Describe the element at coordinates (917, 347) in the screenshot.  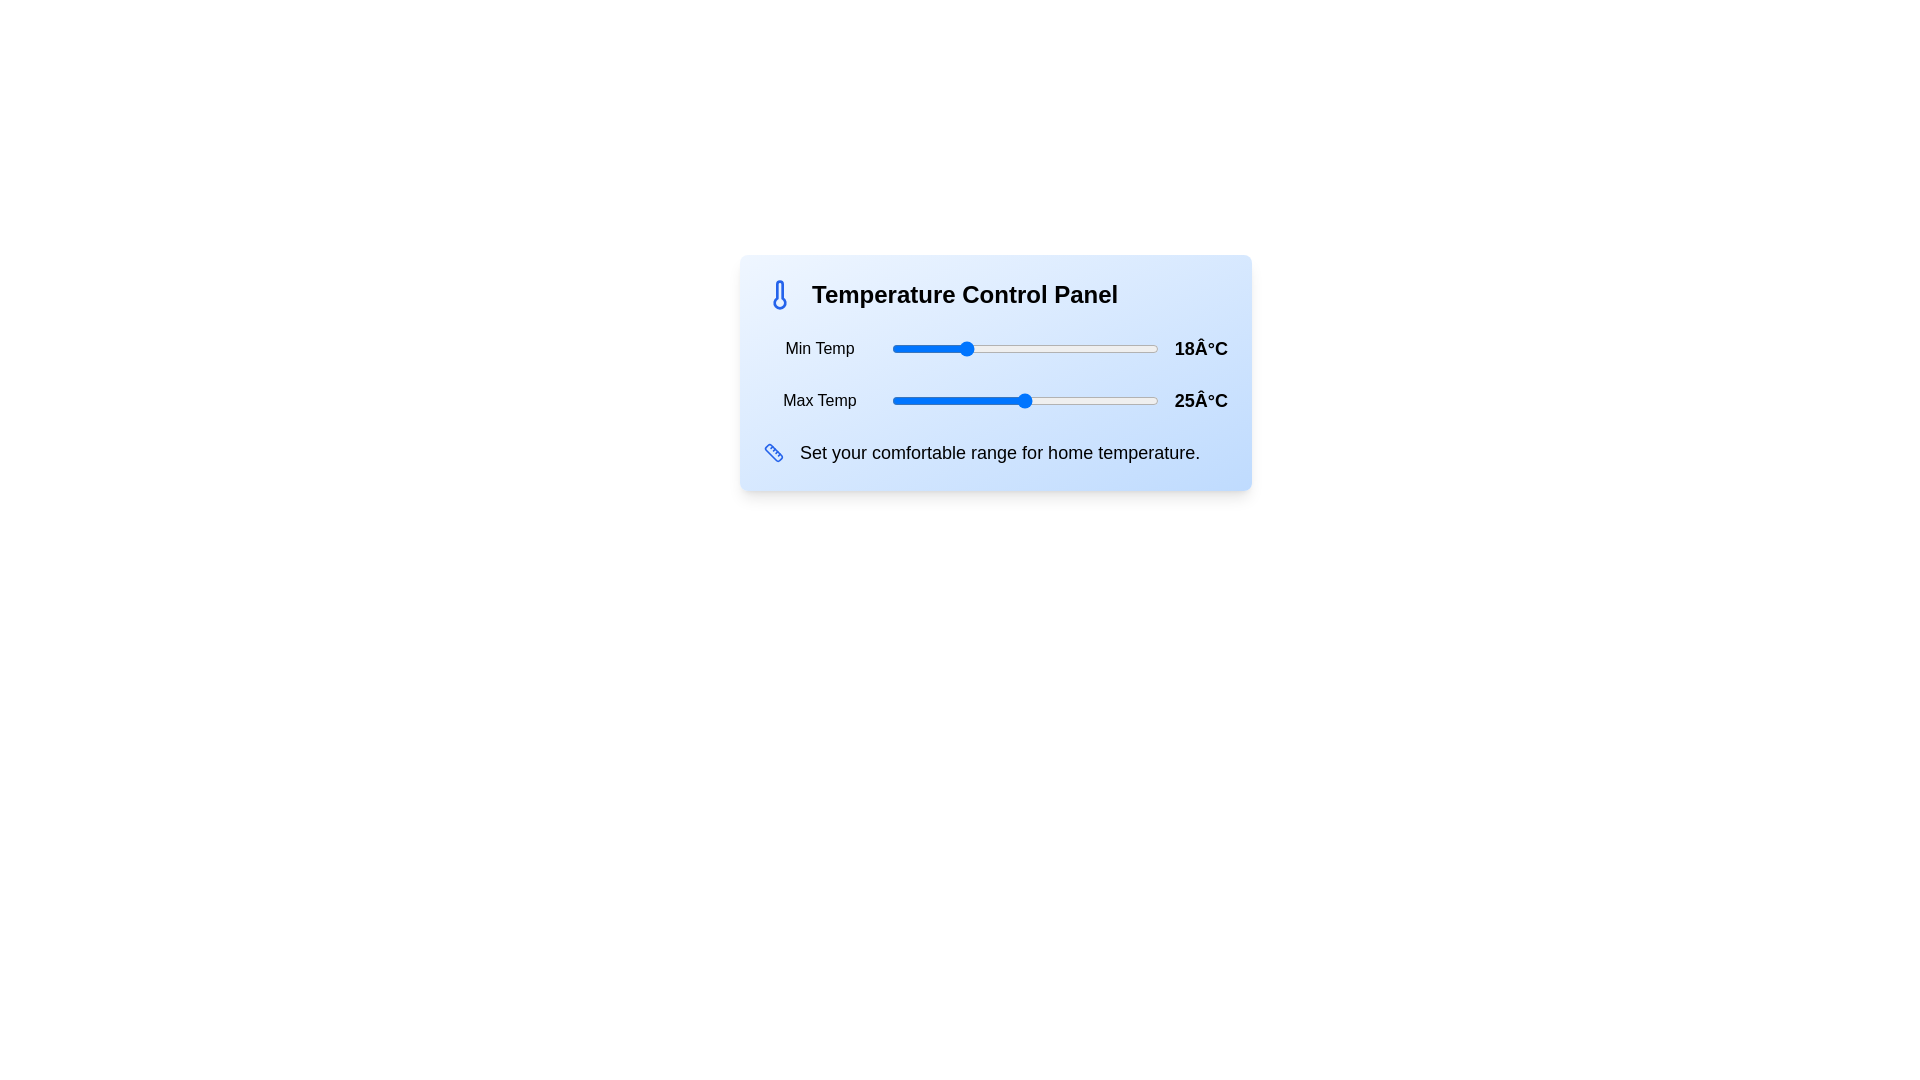
I see `the minimum temperature to 13°C using the slider` at that location.